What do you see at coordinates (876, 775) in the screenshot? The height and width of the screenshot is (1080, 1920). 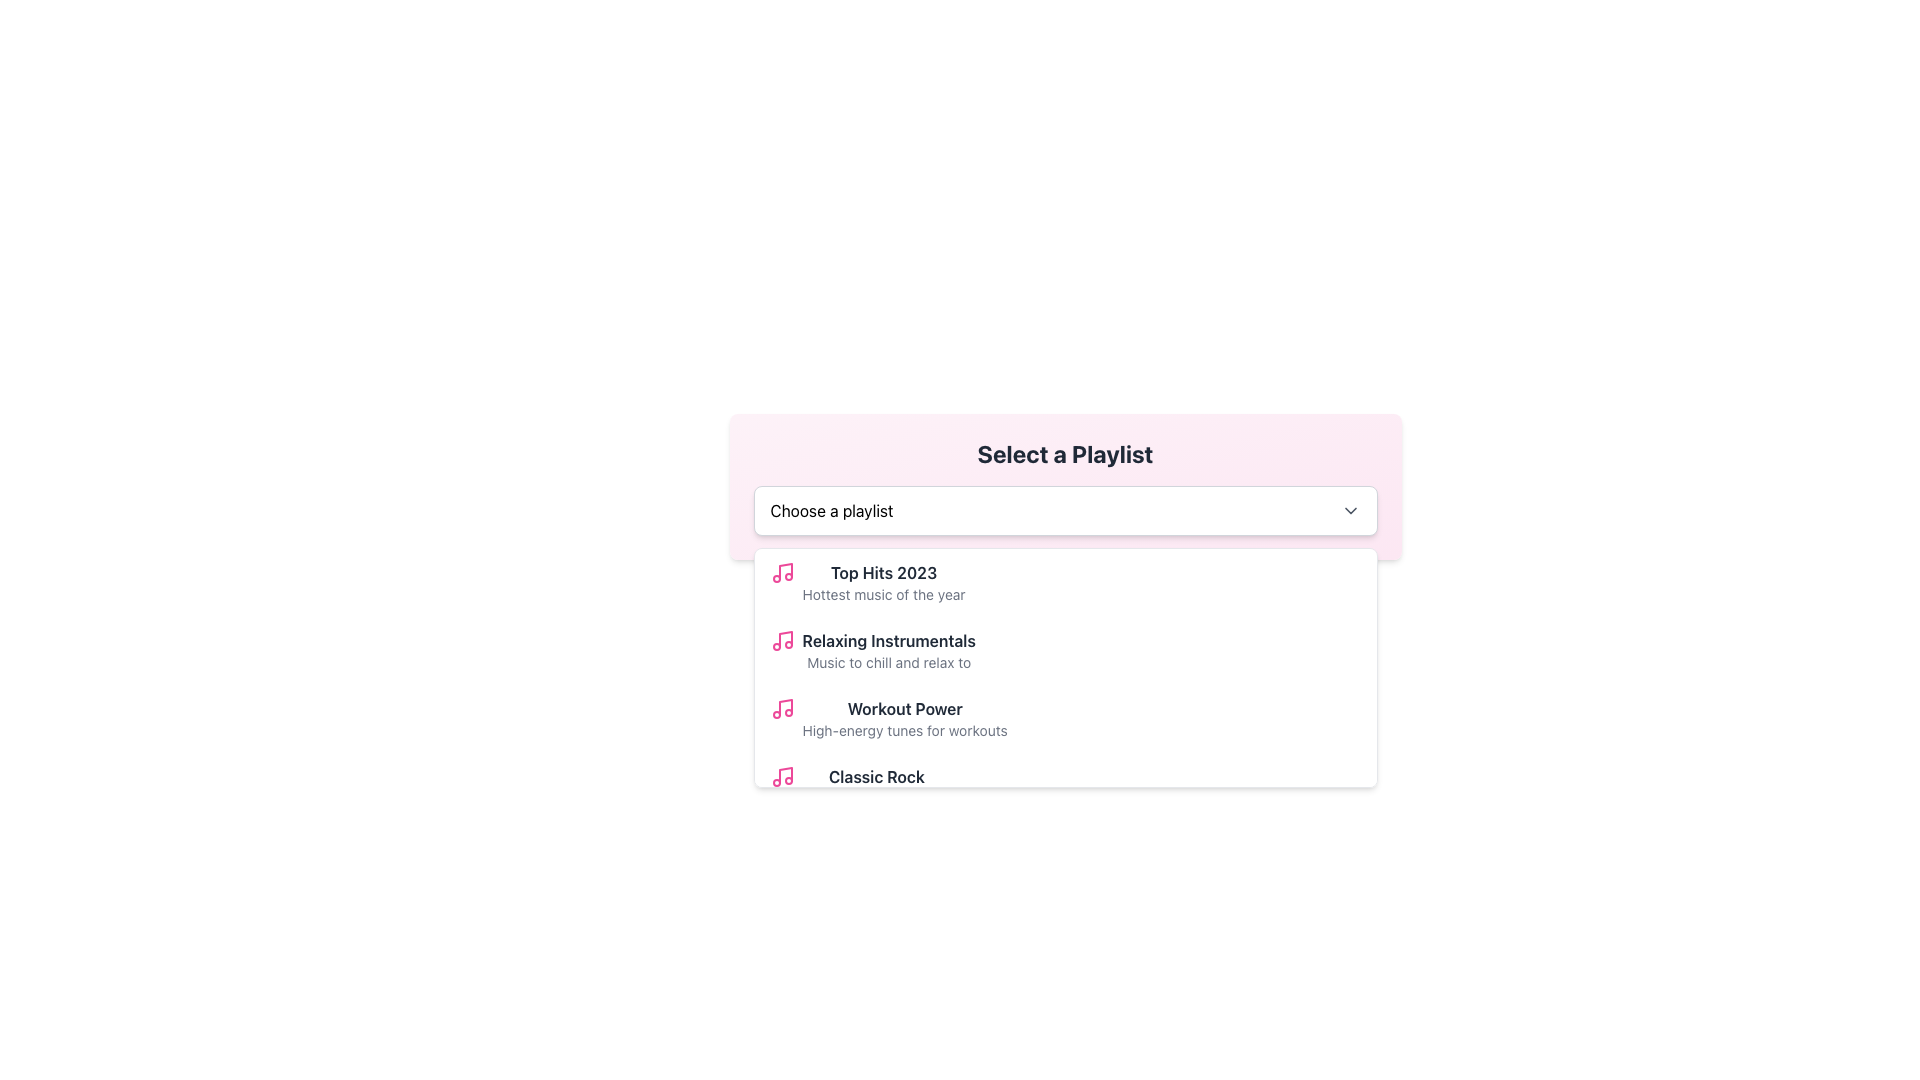 I see `the 'Classic Rock' text label located at the bottom of the dropdown list in the modal panel, which is the fourth item in the list and has the subtitle 'Timeless rock anthems' below it` at bounding box center [876, 775].